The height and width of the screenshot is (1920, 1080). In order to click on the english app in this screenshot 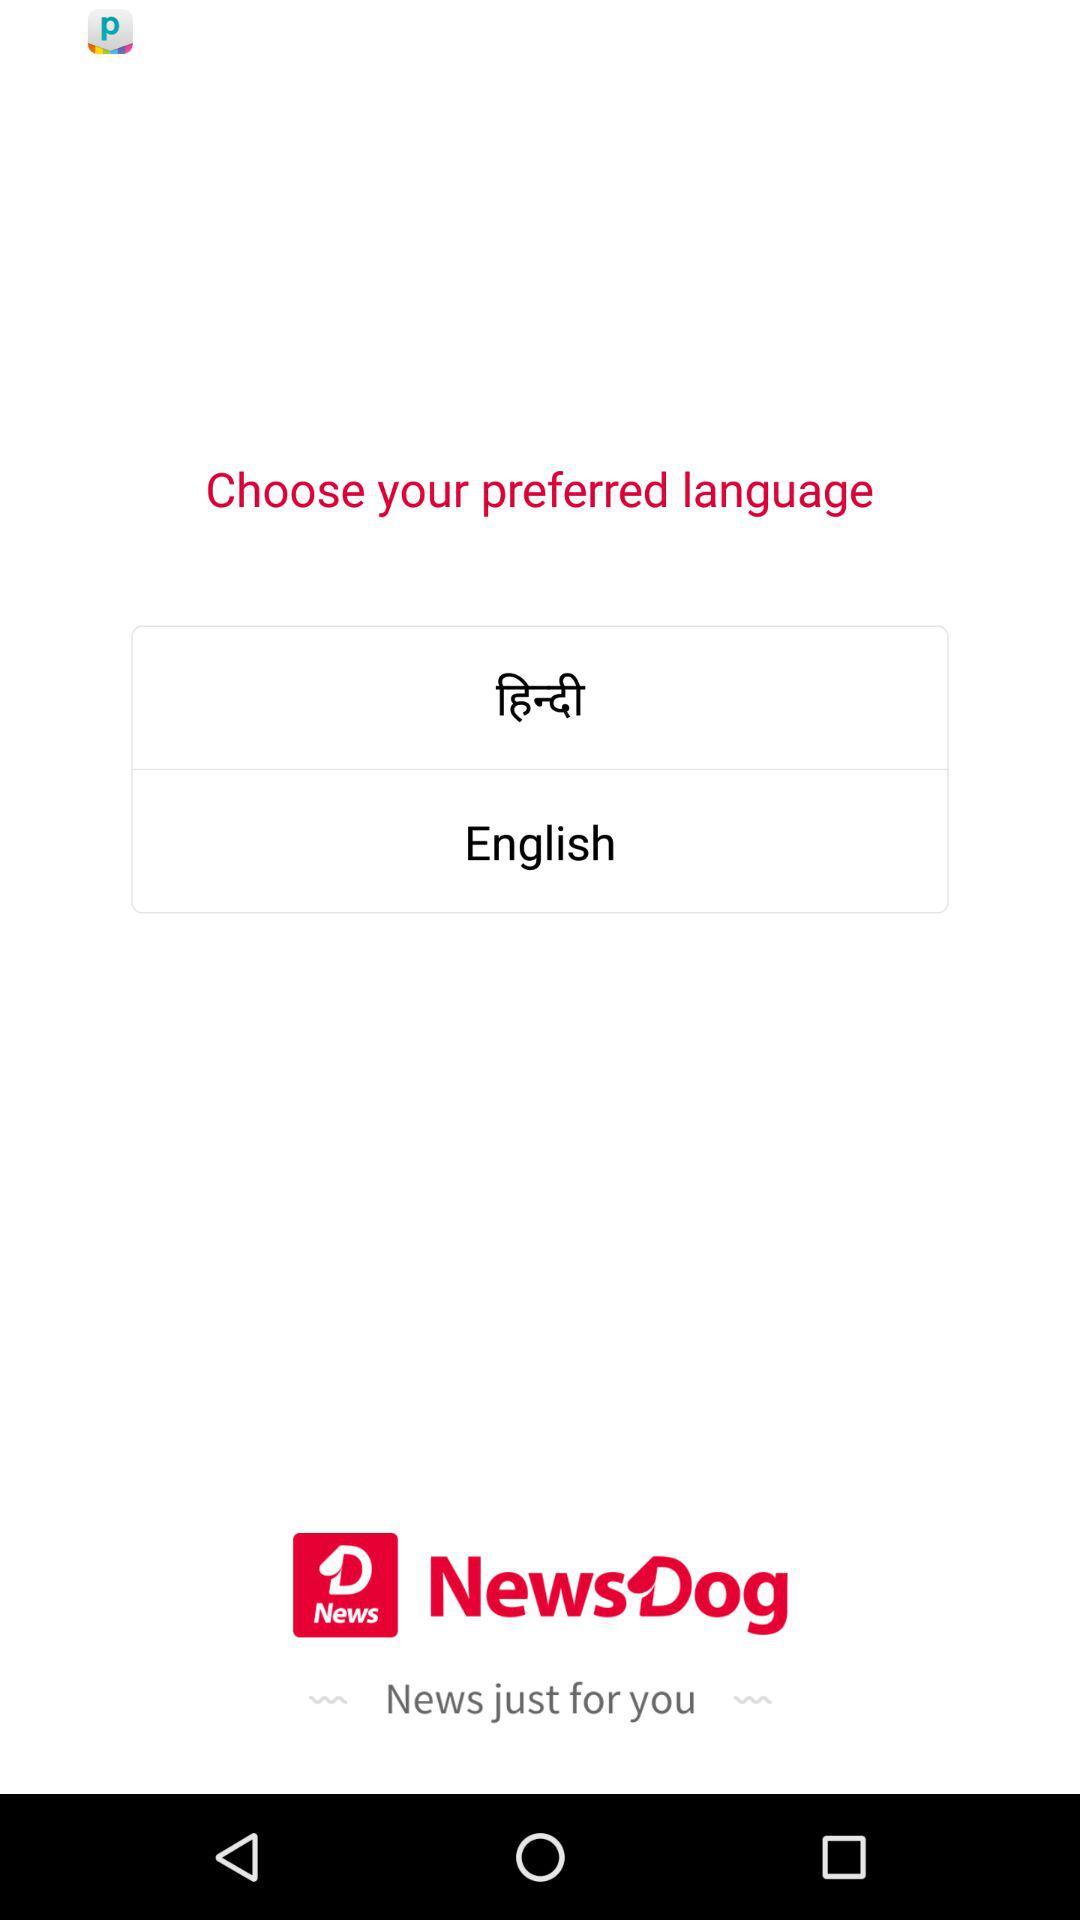, I will do `click(540, 841)`.